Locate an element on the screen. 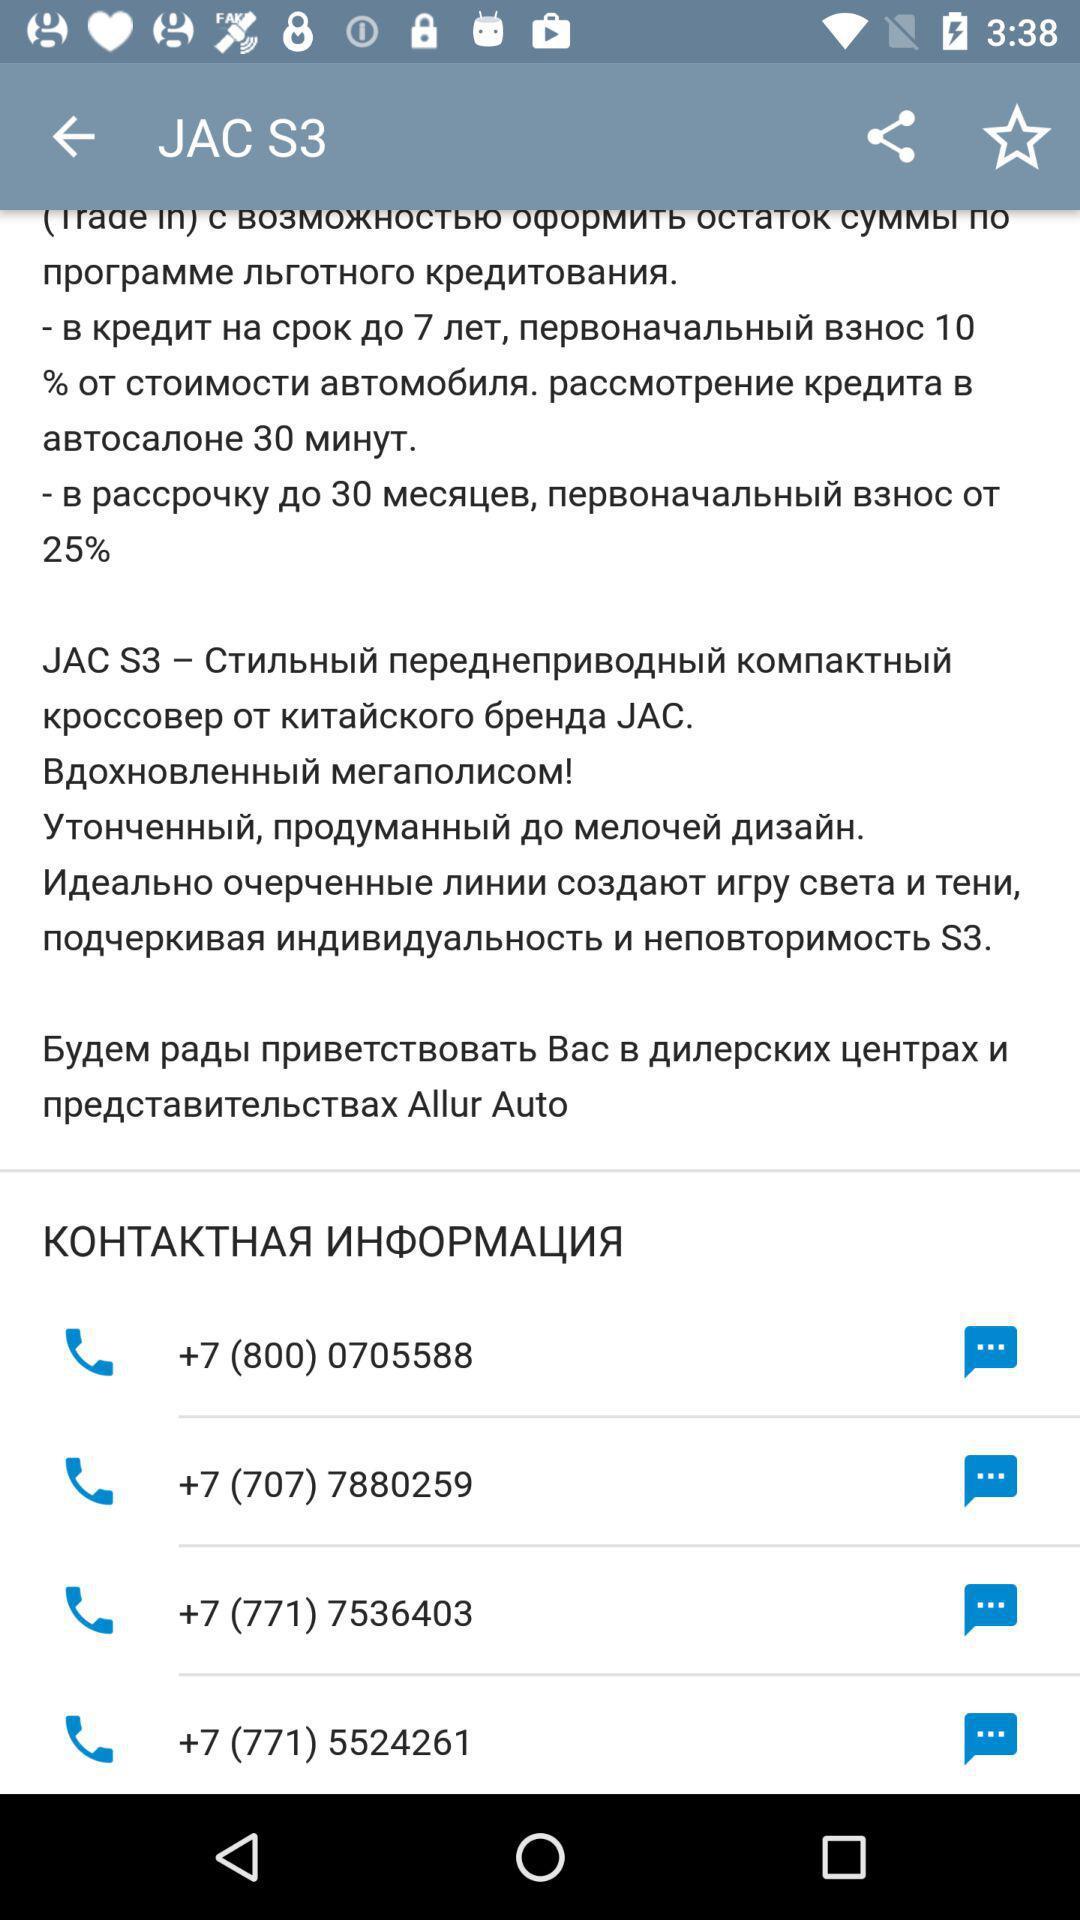 This screenshot has width=1080, height=1920. the icon to the left of jac s3 is located at coordinates (72, 135).